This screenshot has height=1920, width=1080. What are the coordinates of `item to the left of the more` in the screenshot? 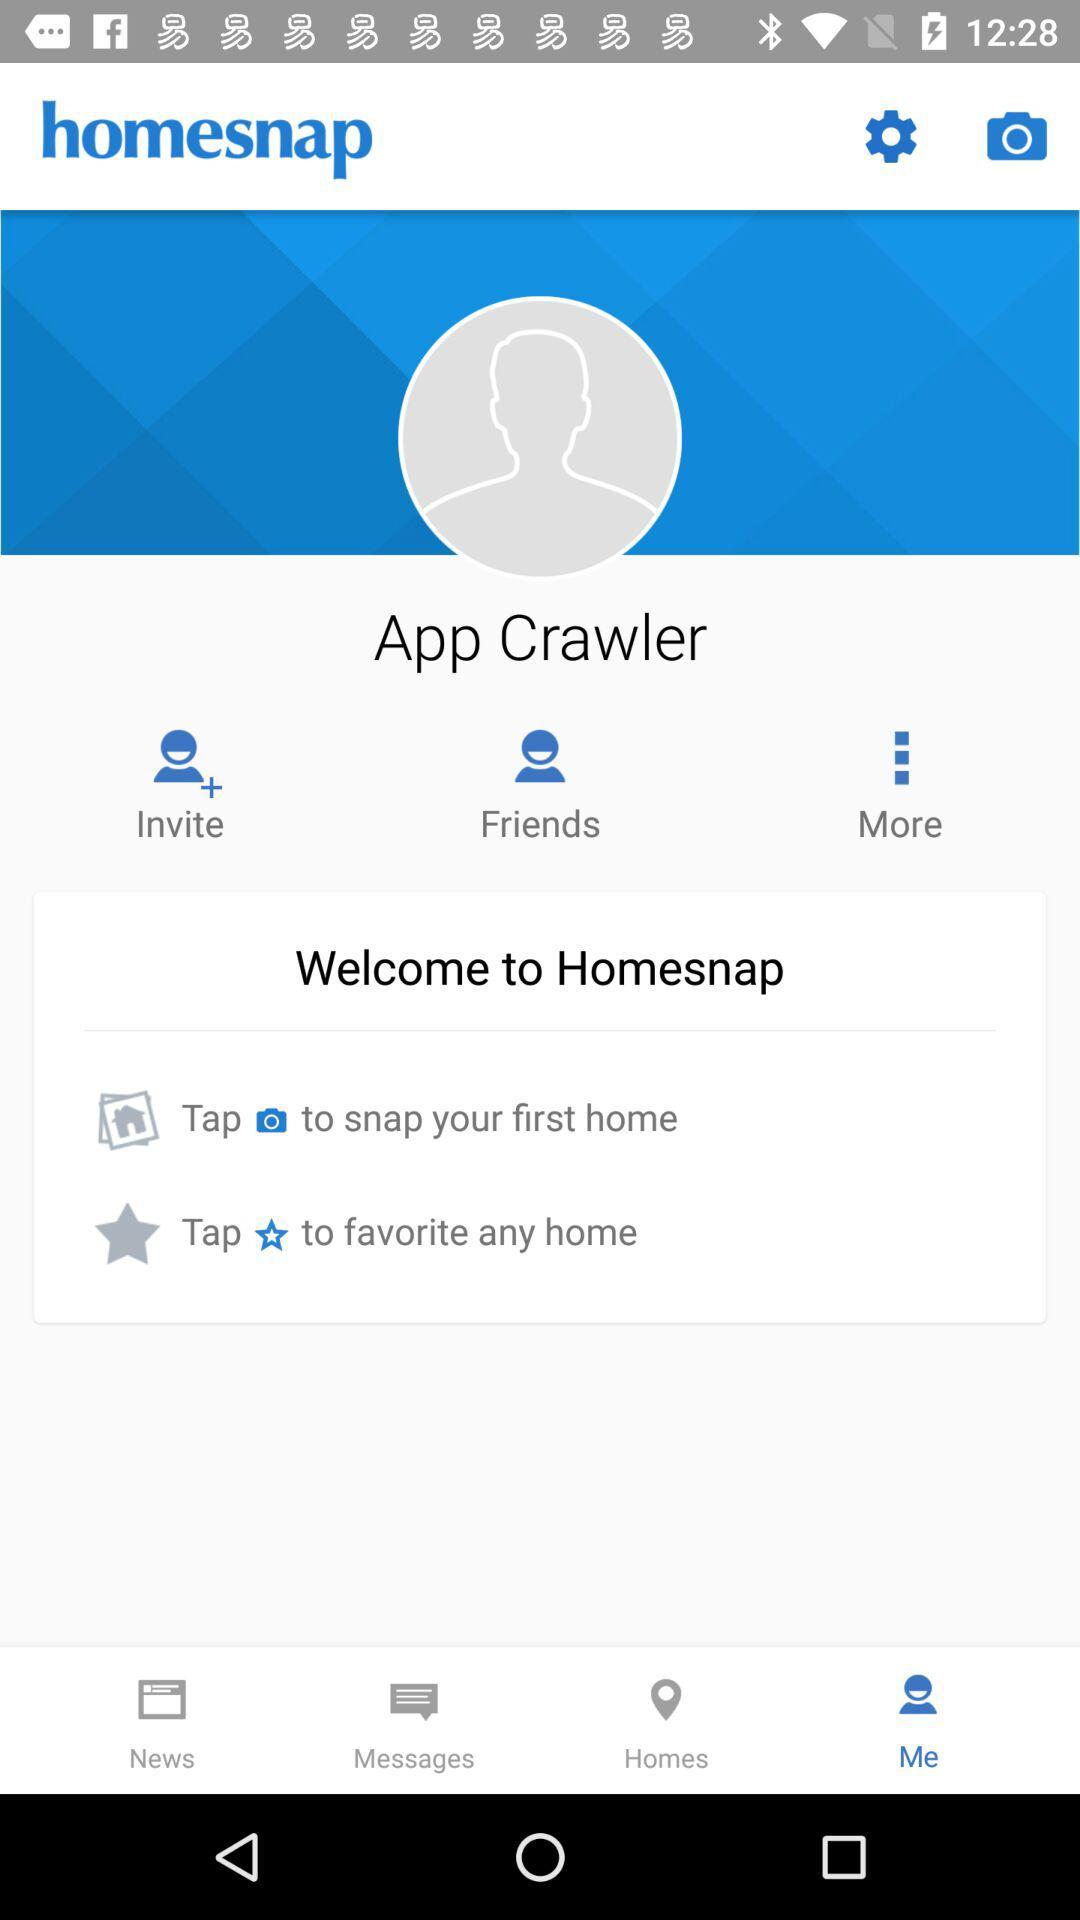 It's located at (540, 779).